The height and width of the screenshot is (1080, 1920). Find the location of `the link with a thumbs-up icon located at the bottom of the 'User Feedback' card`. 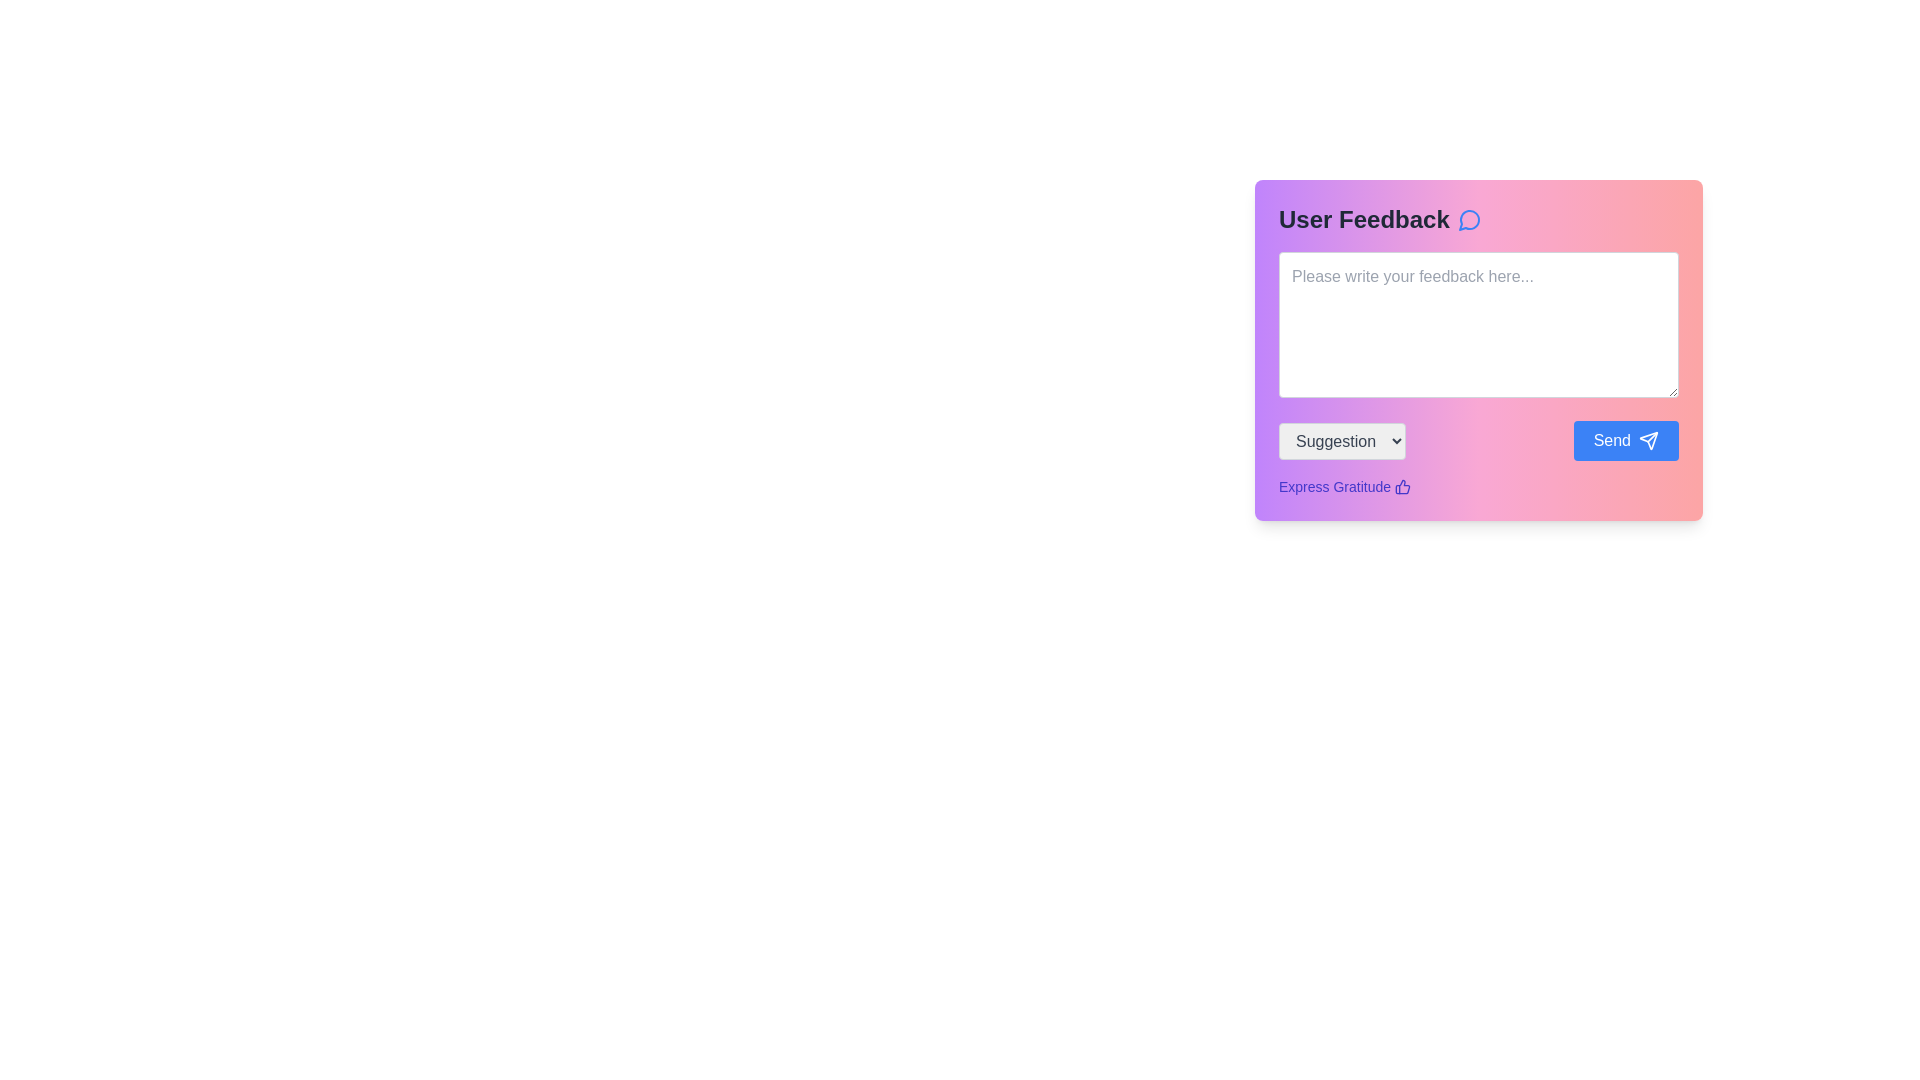

the link with a thumbs-up icon located at the bottom of the 'User Feedback' card is located at coordinates (1344, 486).